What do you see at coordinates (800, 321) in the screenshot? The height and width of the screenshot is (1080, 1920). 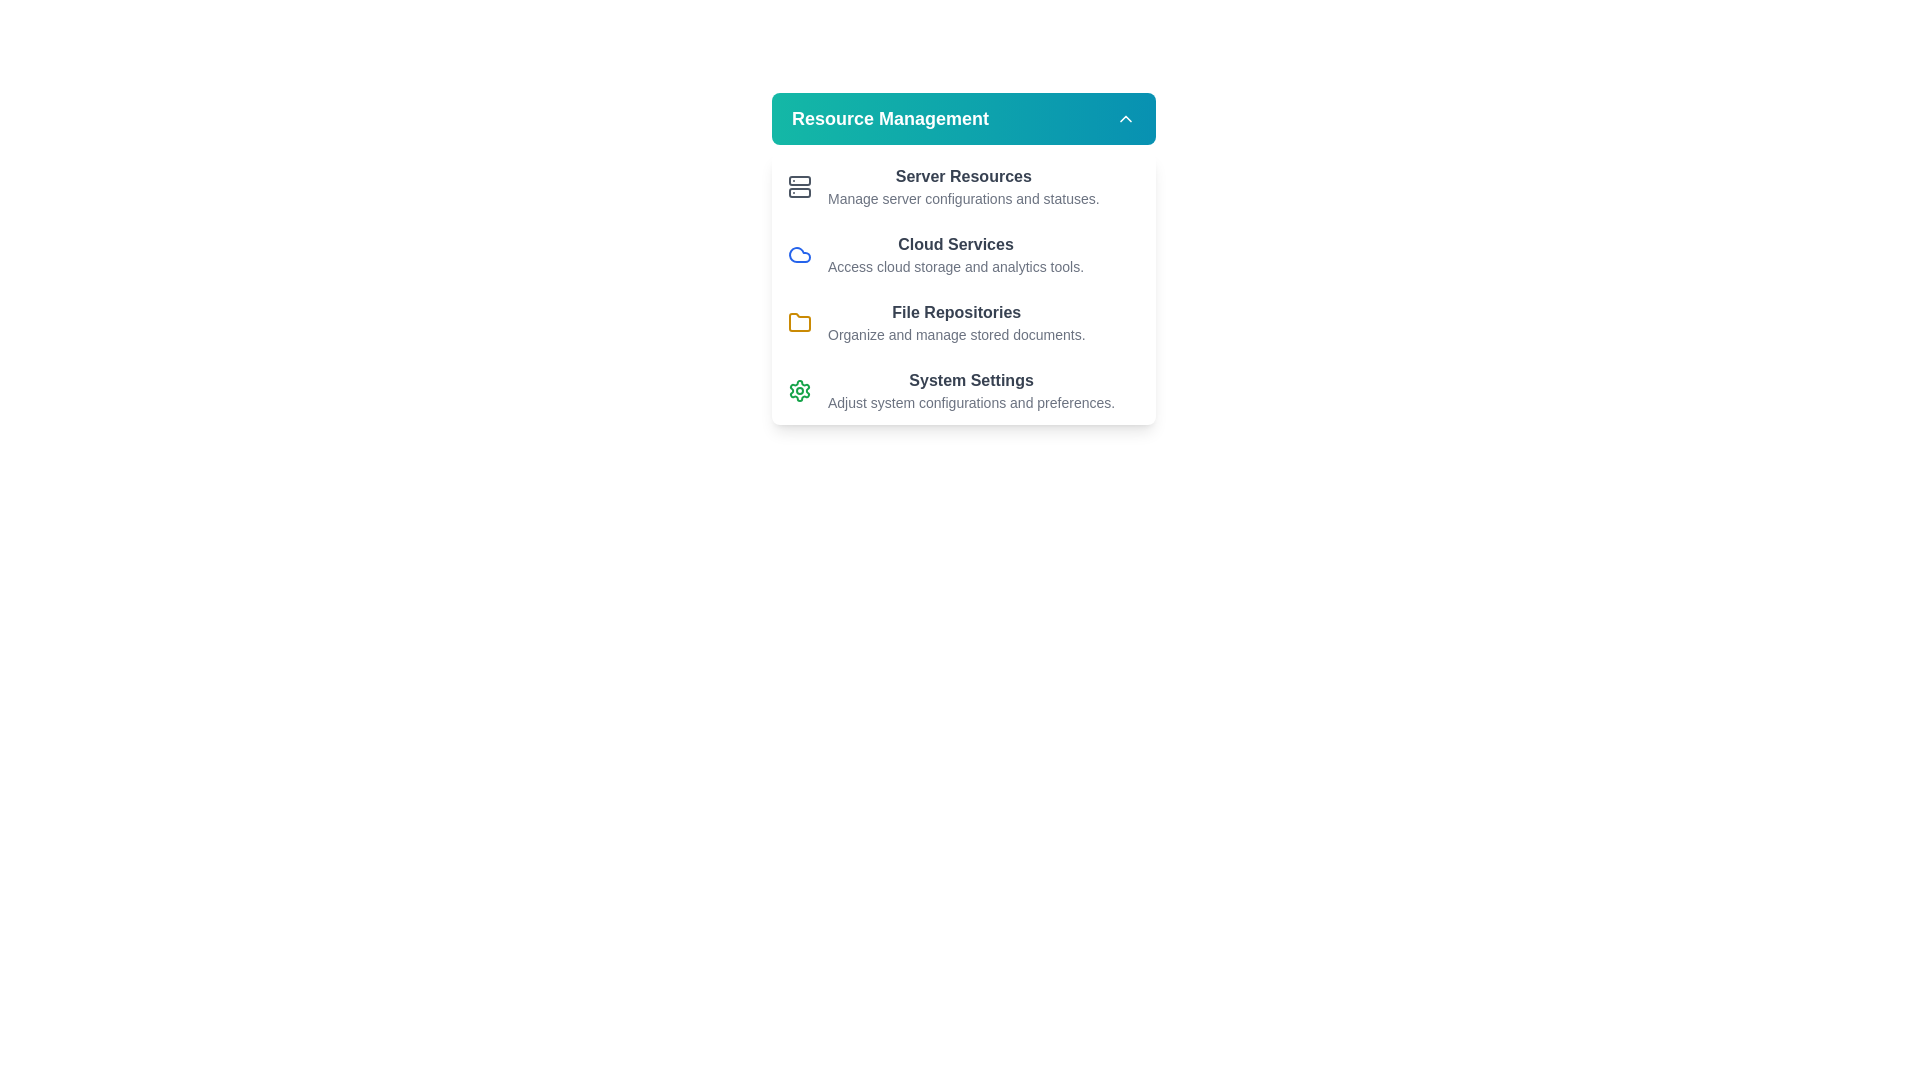 I see `the yellow folder icon located to the left of the 'File Repositories' label in the 'Resource Management' menu` at bounding box center [800, 321].